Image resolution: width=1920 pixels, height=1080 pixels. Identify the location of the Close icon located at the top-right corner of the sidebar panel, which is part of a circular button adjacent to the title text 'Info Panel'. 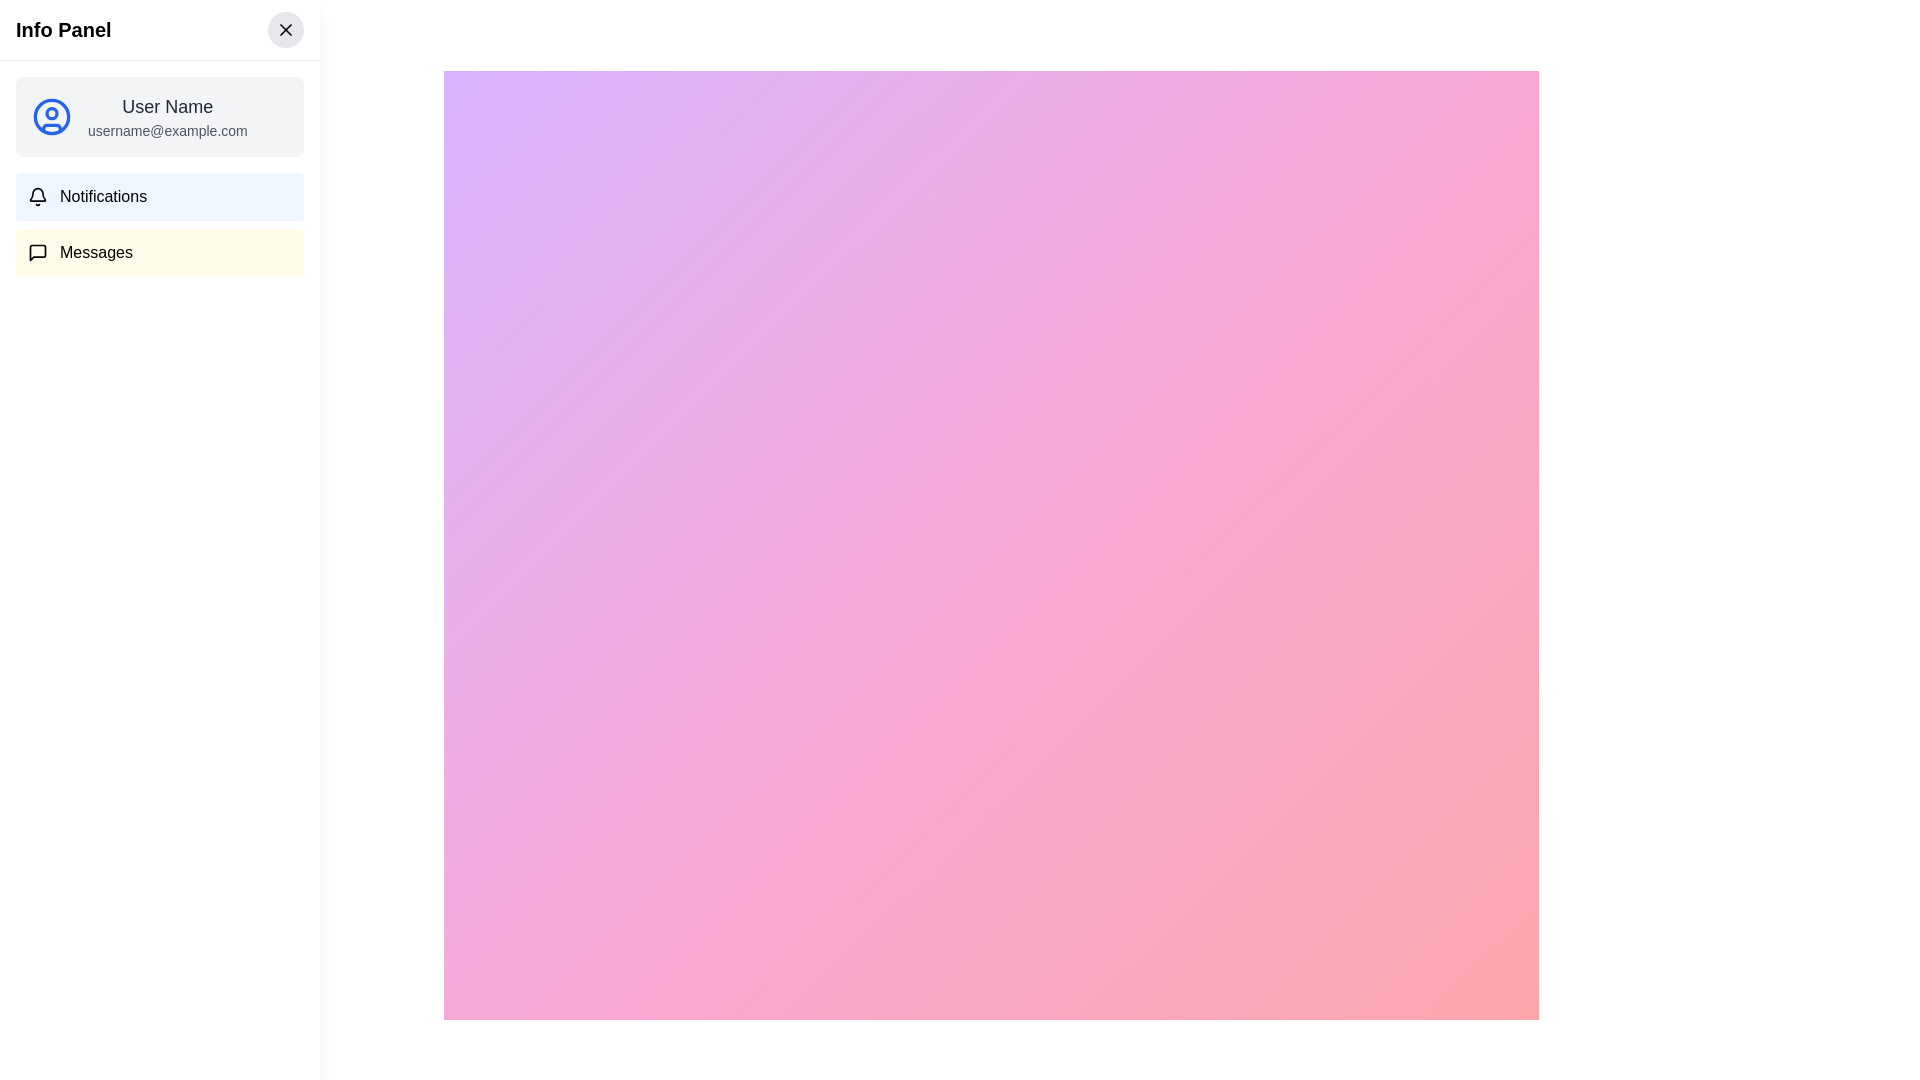
(285, 30).